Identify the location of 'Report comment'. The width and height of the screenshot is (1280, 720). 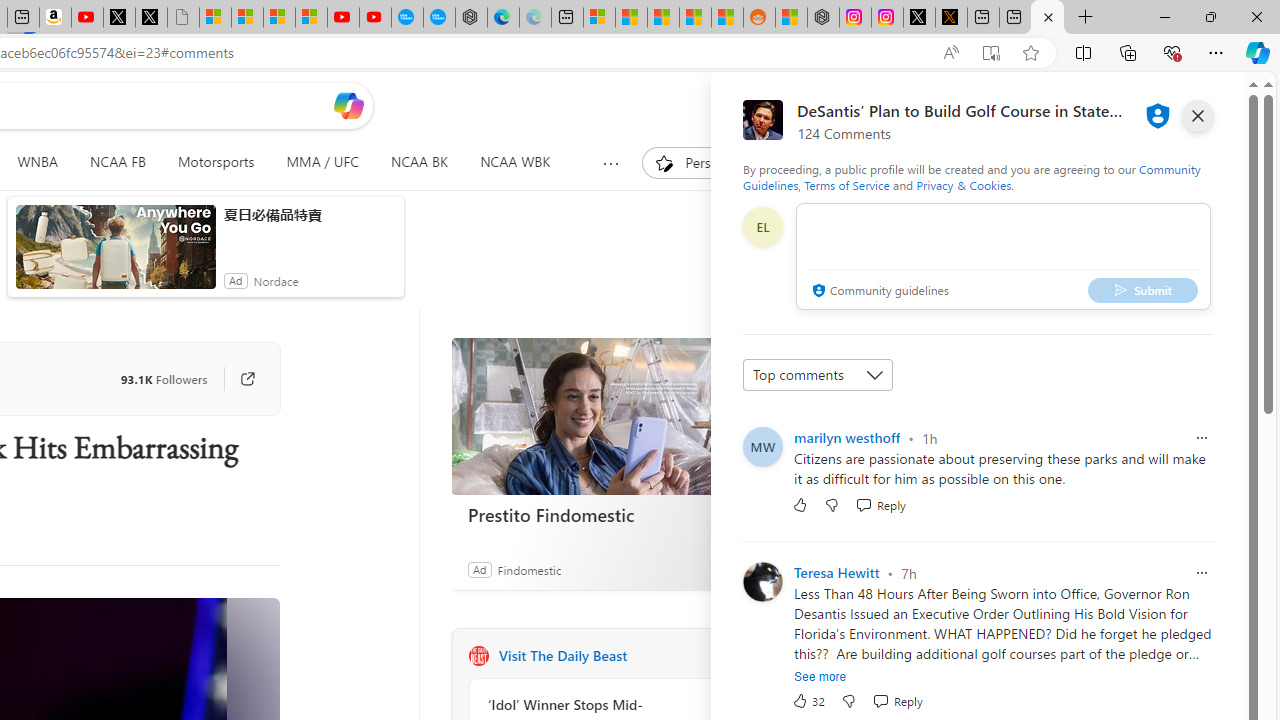
(1200, 573).